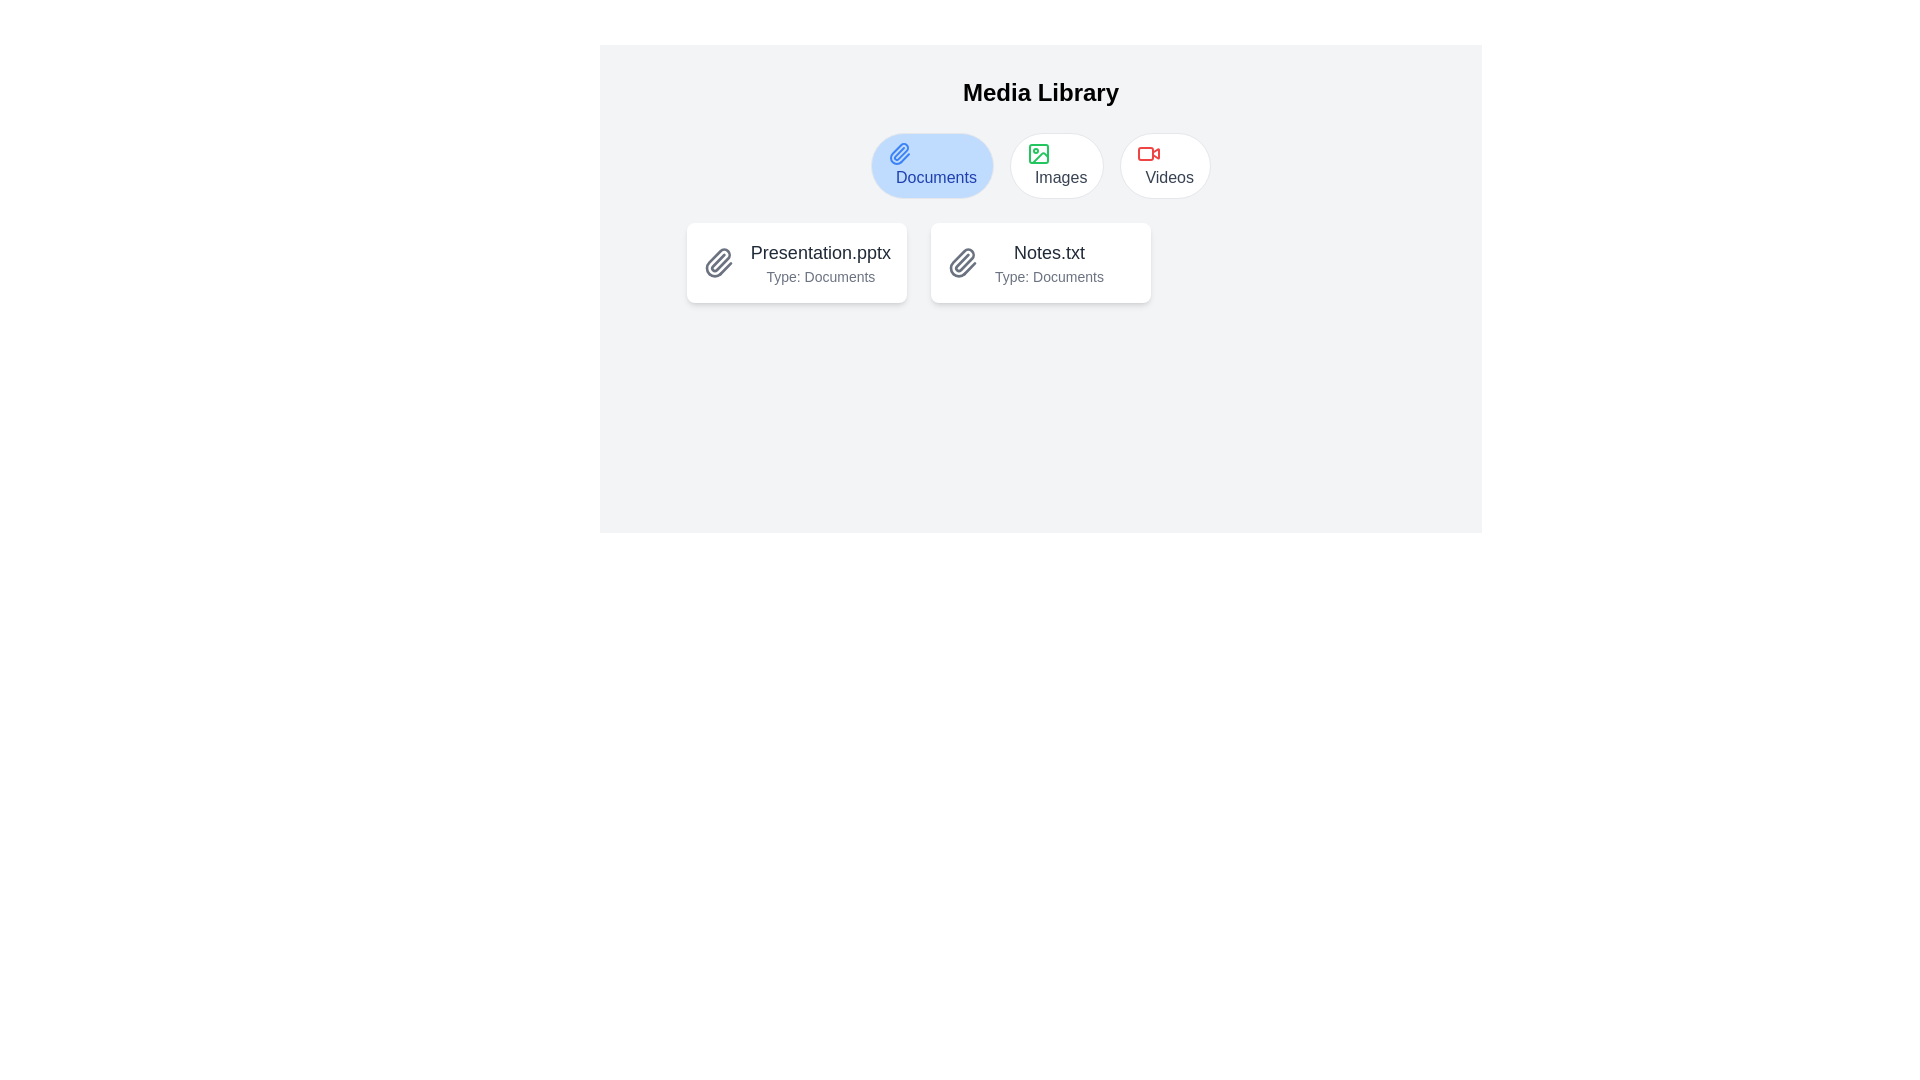 Image resolution: width=1920 pixels, height=1080 pixels. What do you see at coordinates (1040, 164) in the screenshot?
I see `the 'Images' tab in the Media Library menu` at bounding box center [1040, 164].